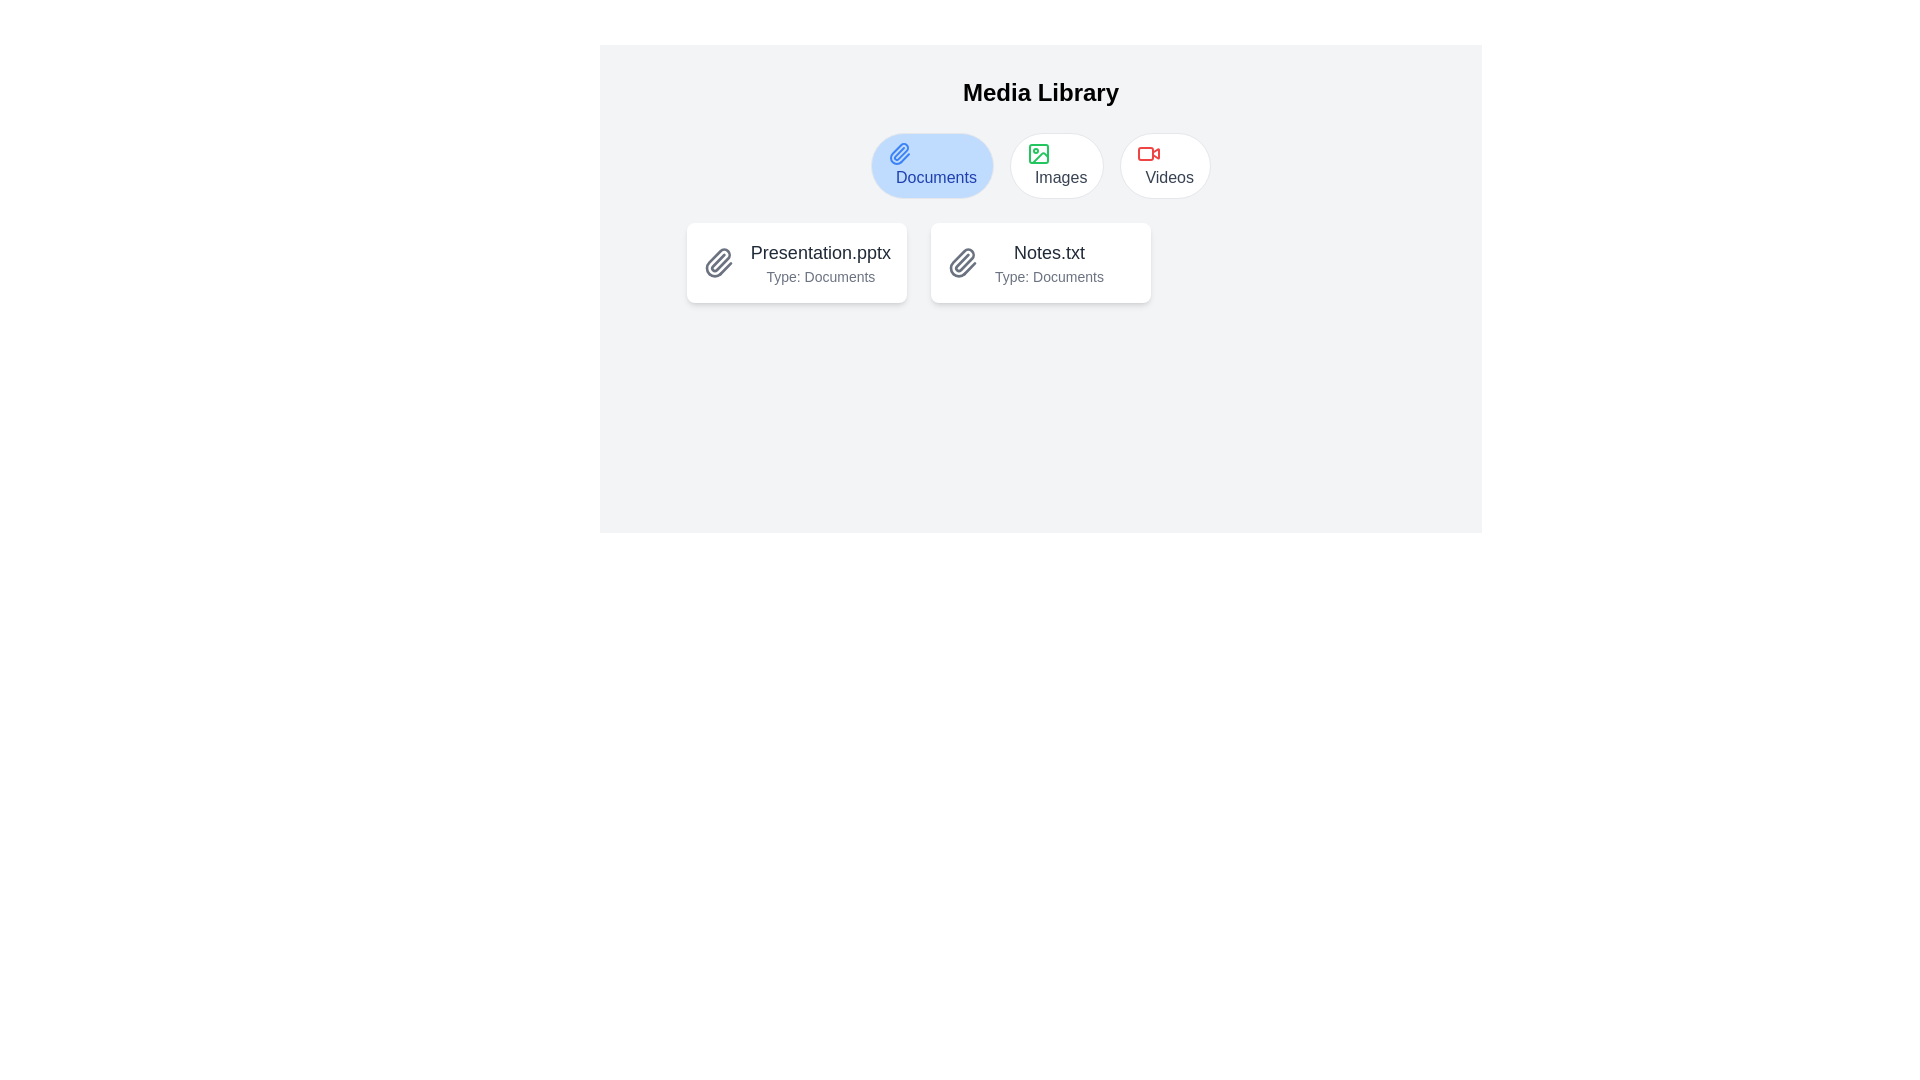 Image resolution: width=1920 pixels, height=1080 pixels. What do you see at coordinates (1040, 164) in the screenshot?
I see `the 'Images' tab in the Media Library menu` at bounding box center [1040, 164].